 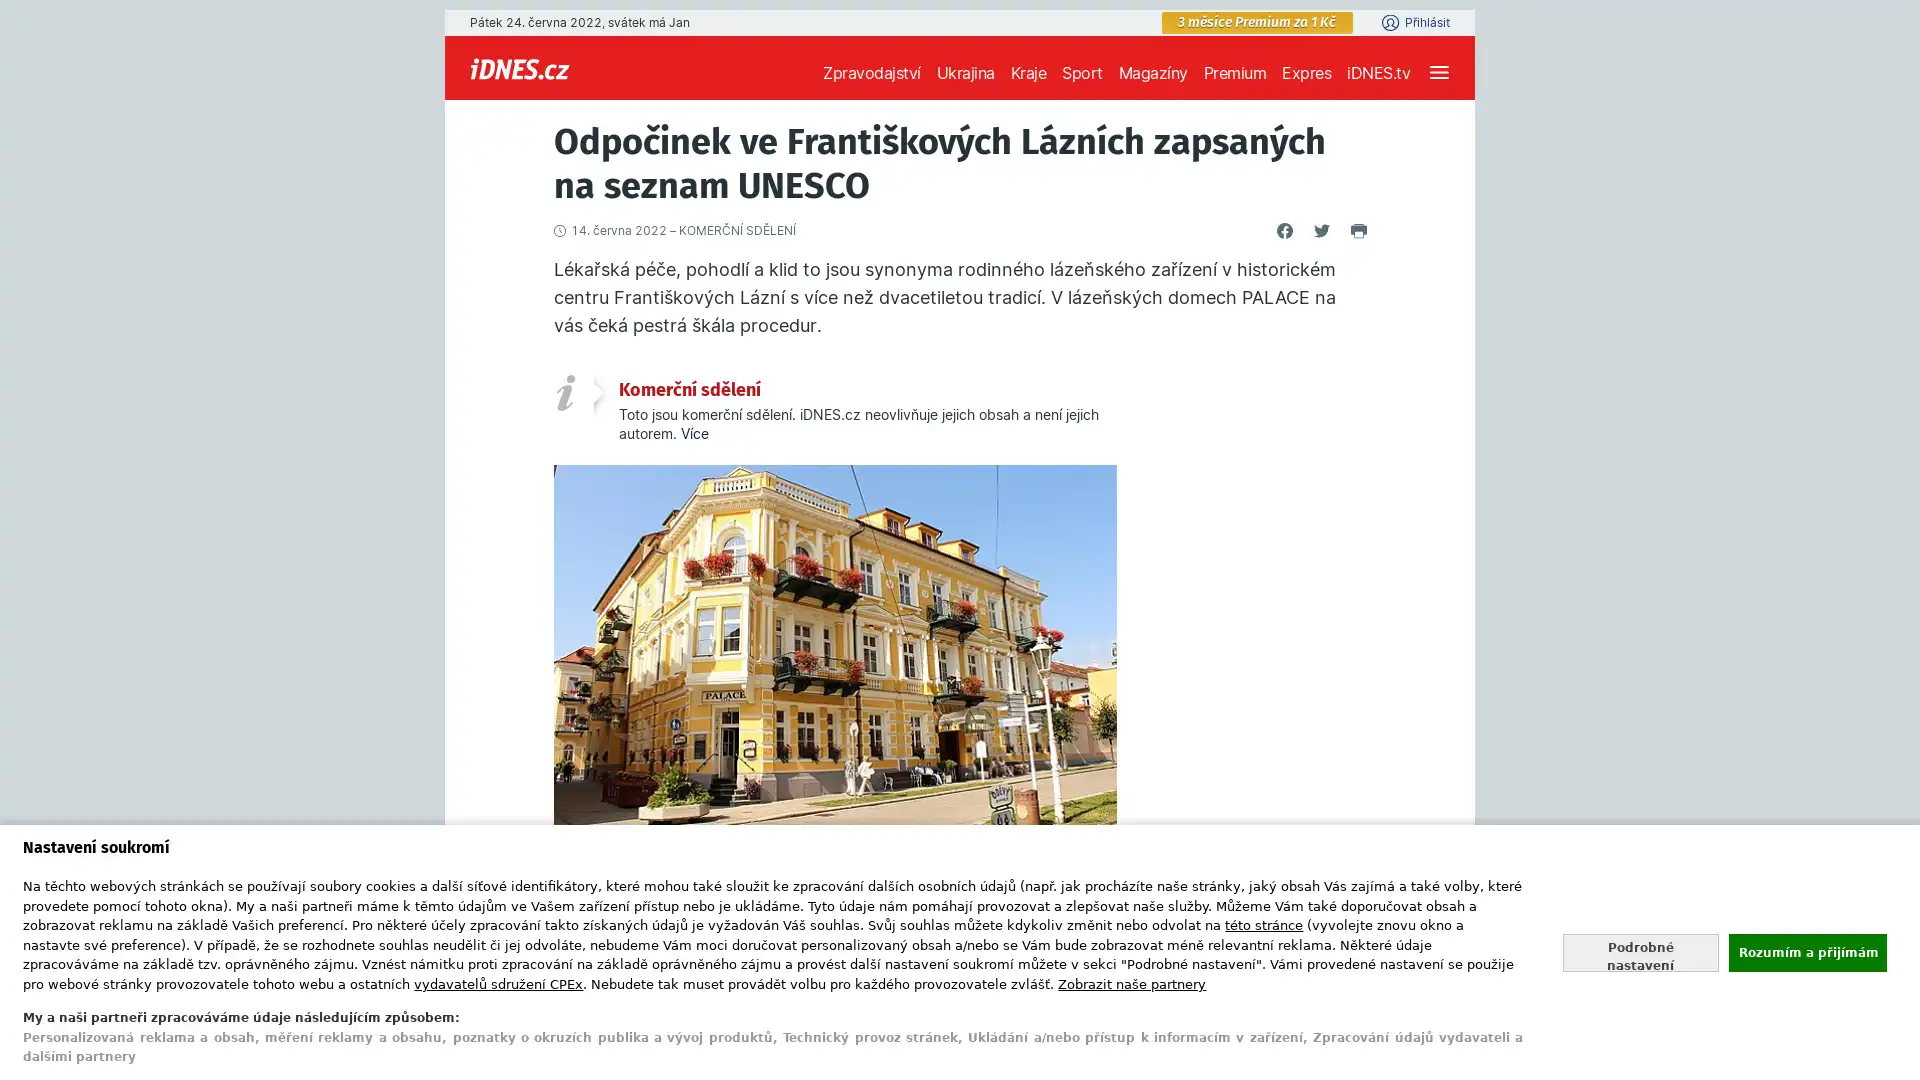 What do you see at coordinates (1132, 982) in the screenshot?
I see `Zobrazit nase partnery` at bounding box center [1132, 982].